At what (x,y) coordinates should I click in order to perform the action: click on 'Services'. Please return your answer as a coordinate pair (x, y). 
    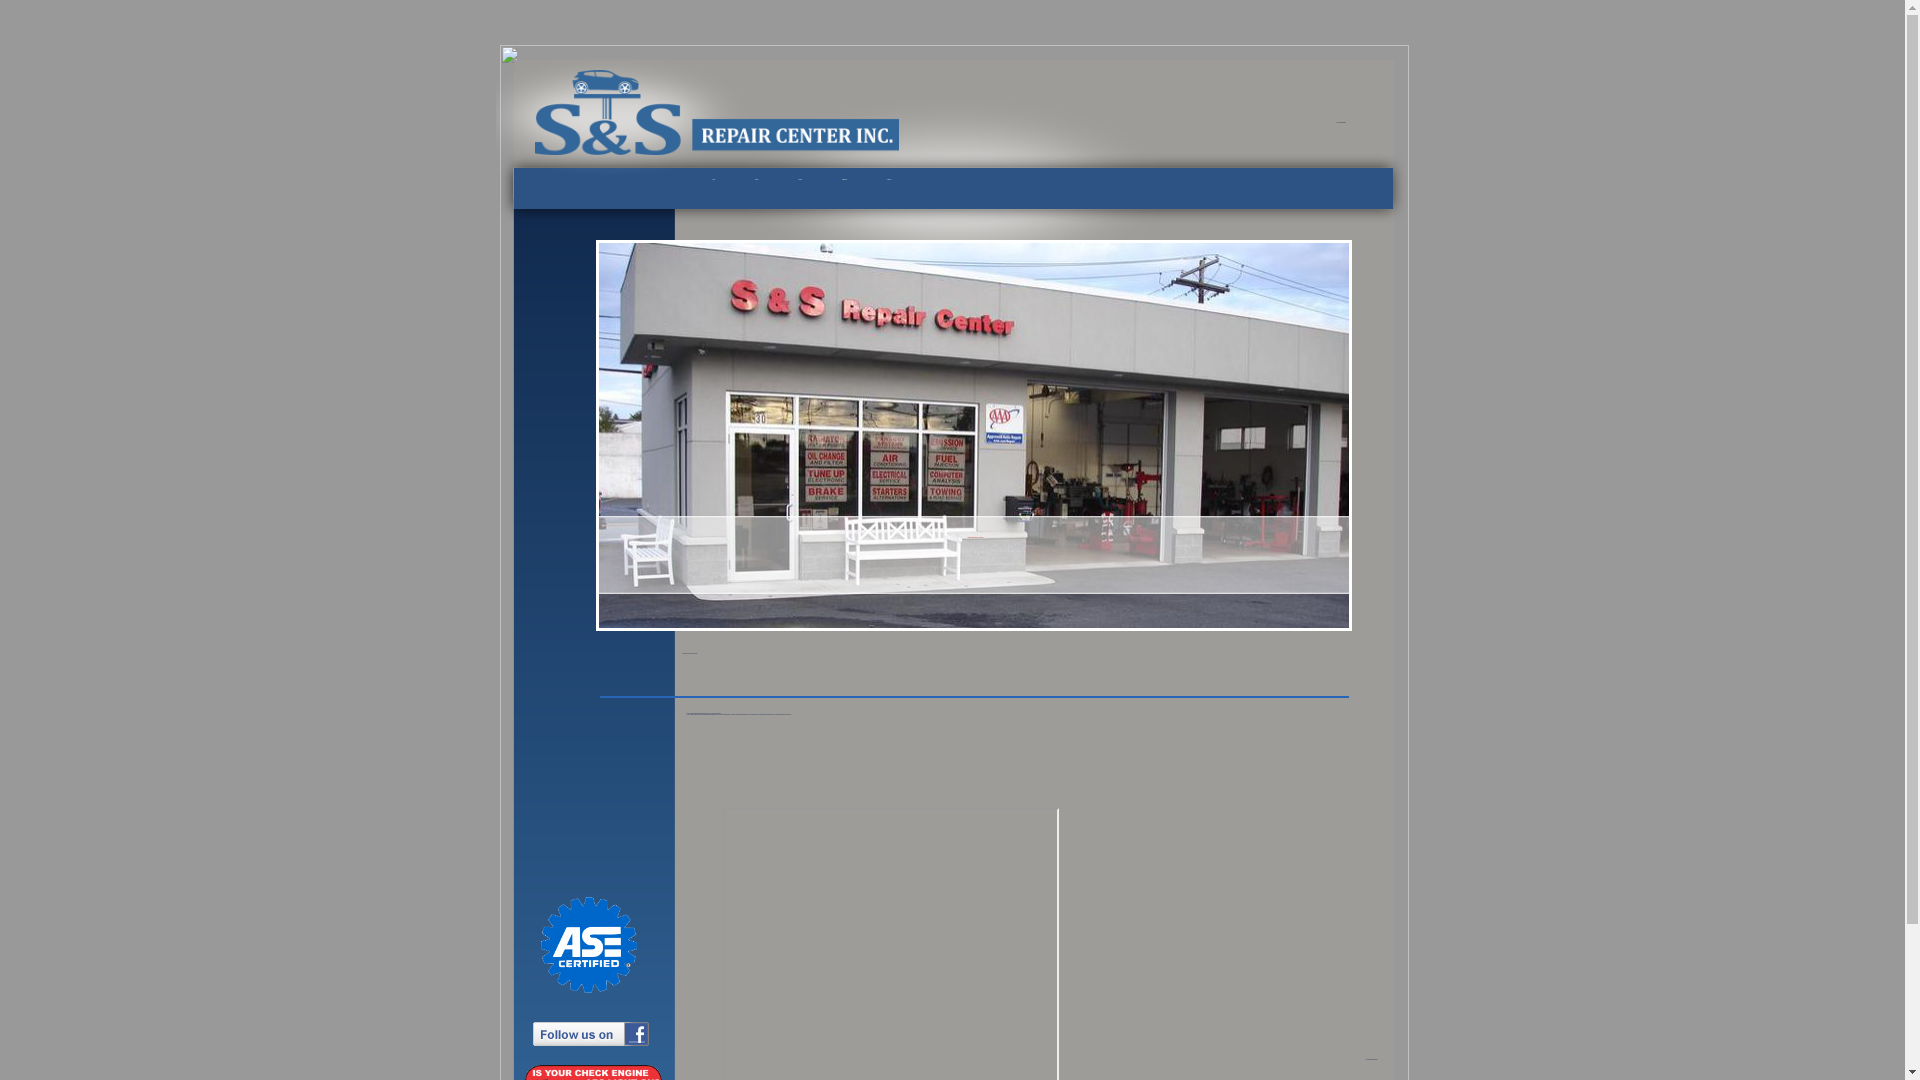
    Looking at the image, I should click on (755, 178).